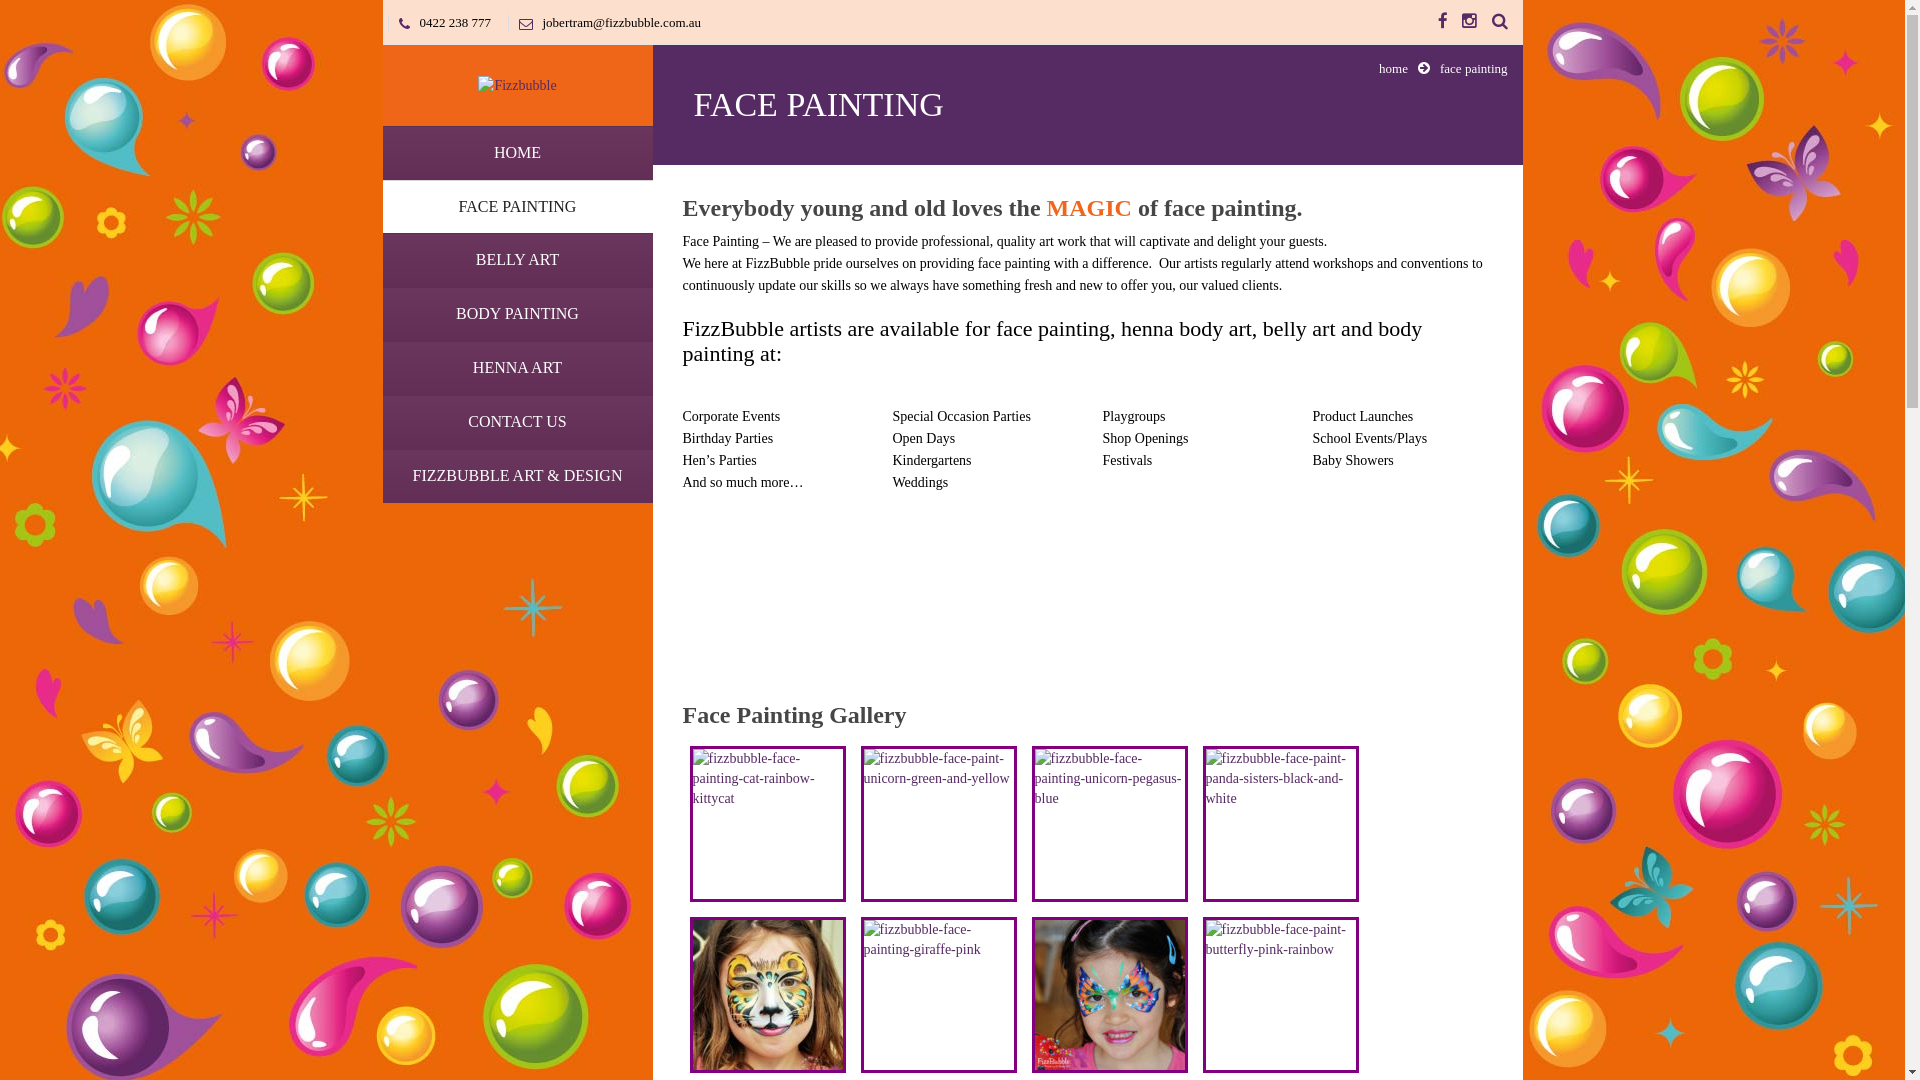 The image size is (1920, 1080). What do you see at coordinates (938, 824) in the screenshot?
I see `'fizzbubble-face-paint-unicorn-green-and-yellow'` at bounding box center [938, 824].